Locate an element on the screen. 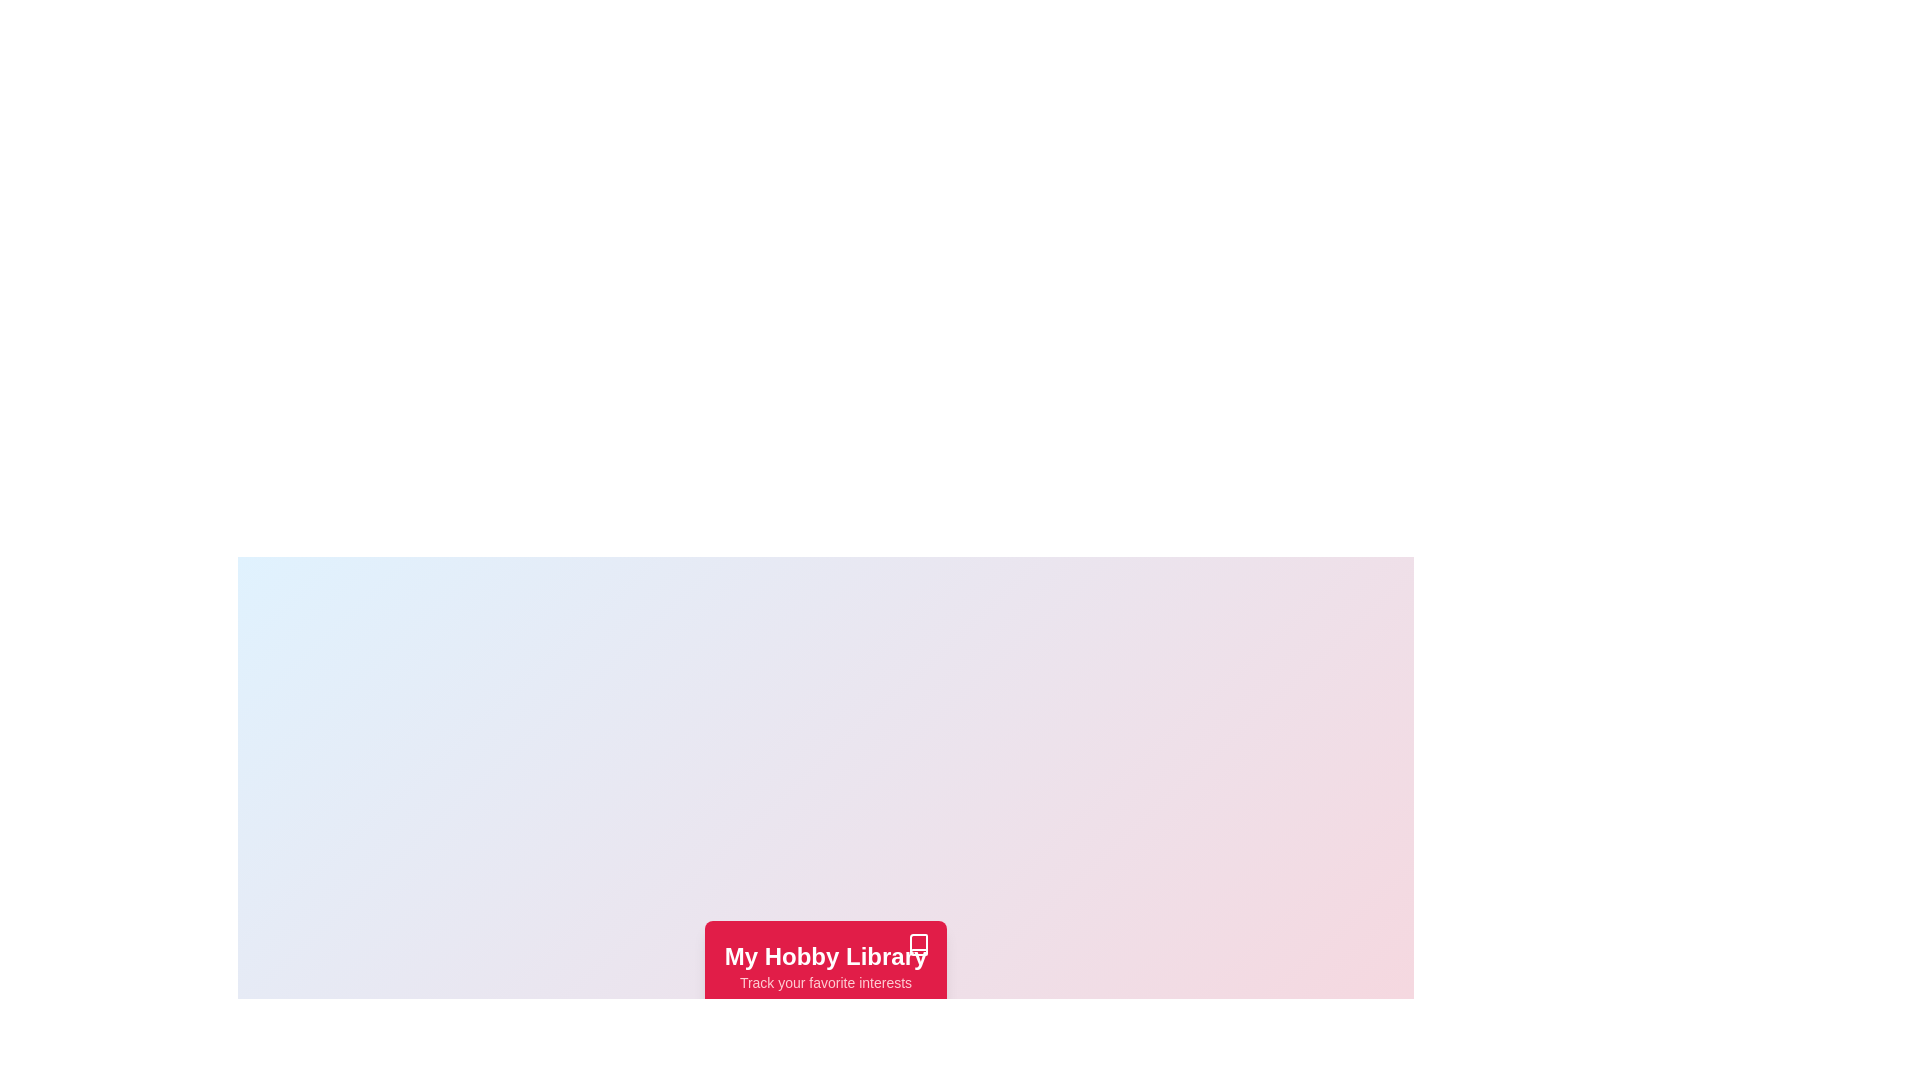  the text label providing supplementary context to 'My Hobby Library', which is centrally positioned below the heading and within a vivid rose-colored background is located at coordinates (825, 982).